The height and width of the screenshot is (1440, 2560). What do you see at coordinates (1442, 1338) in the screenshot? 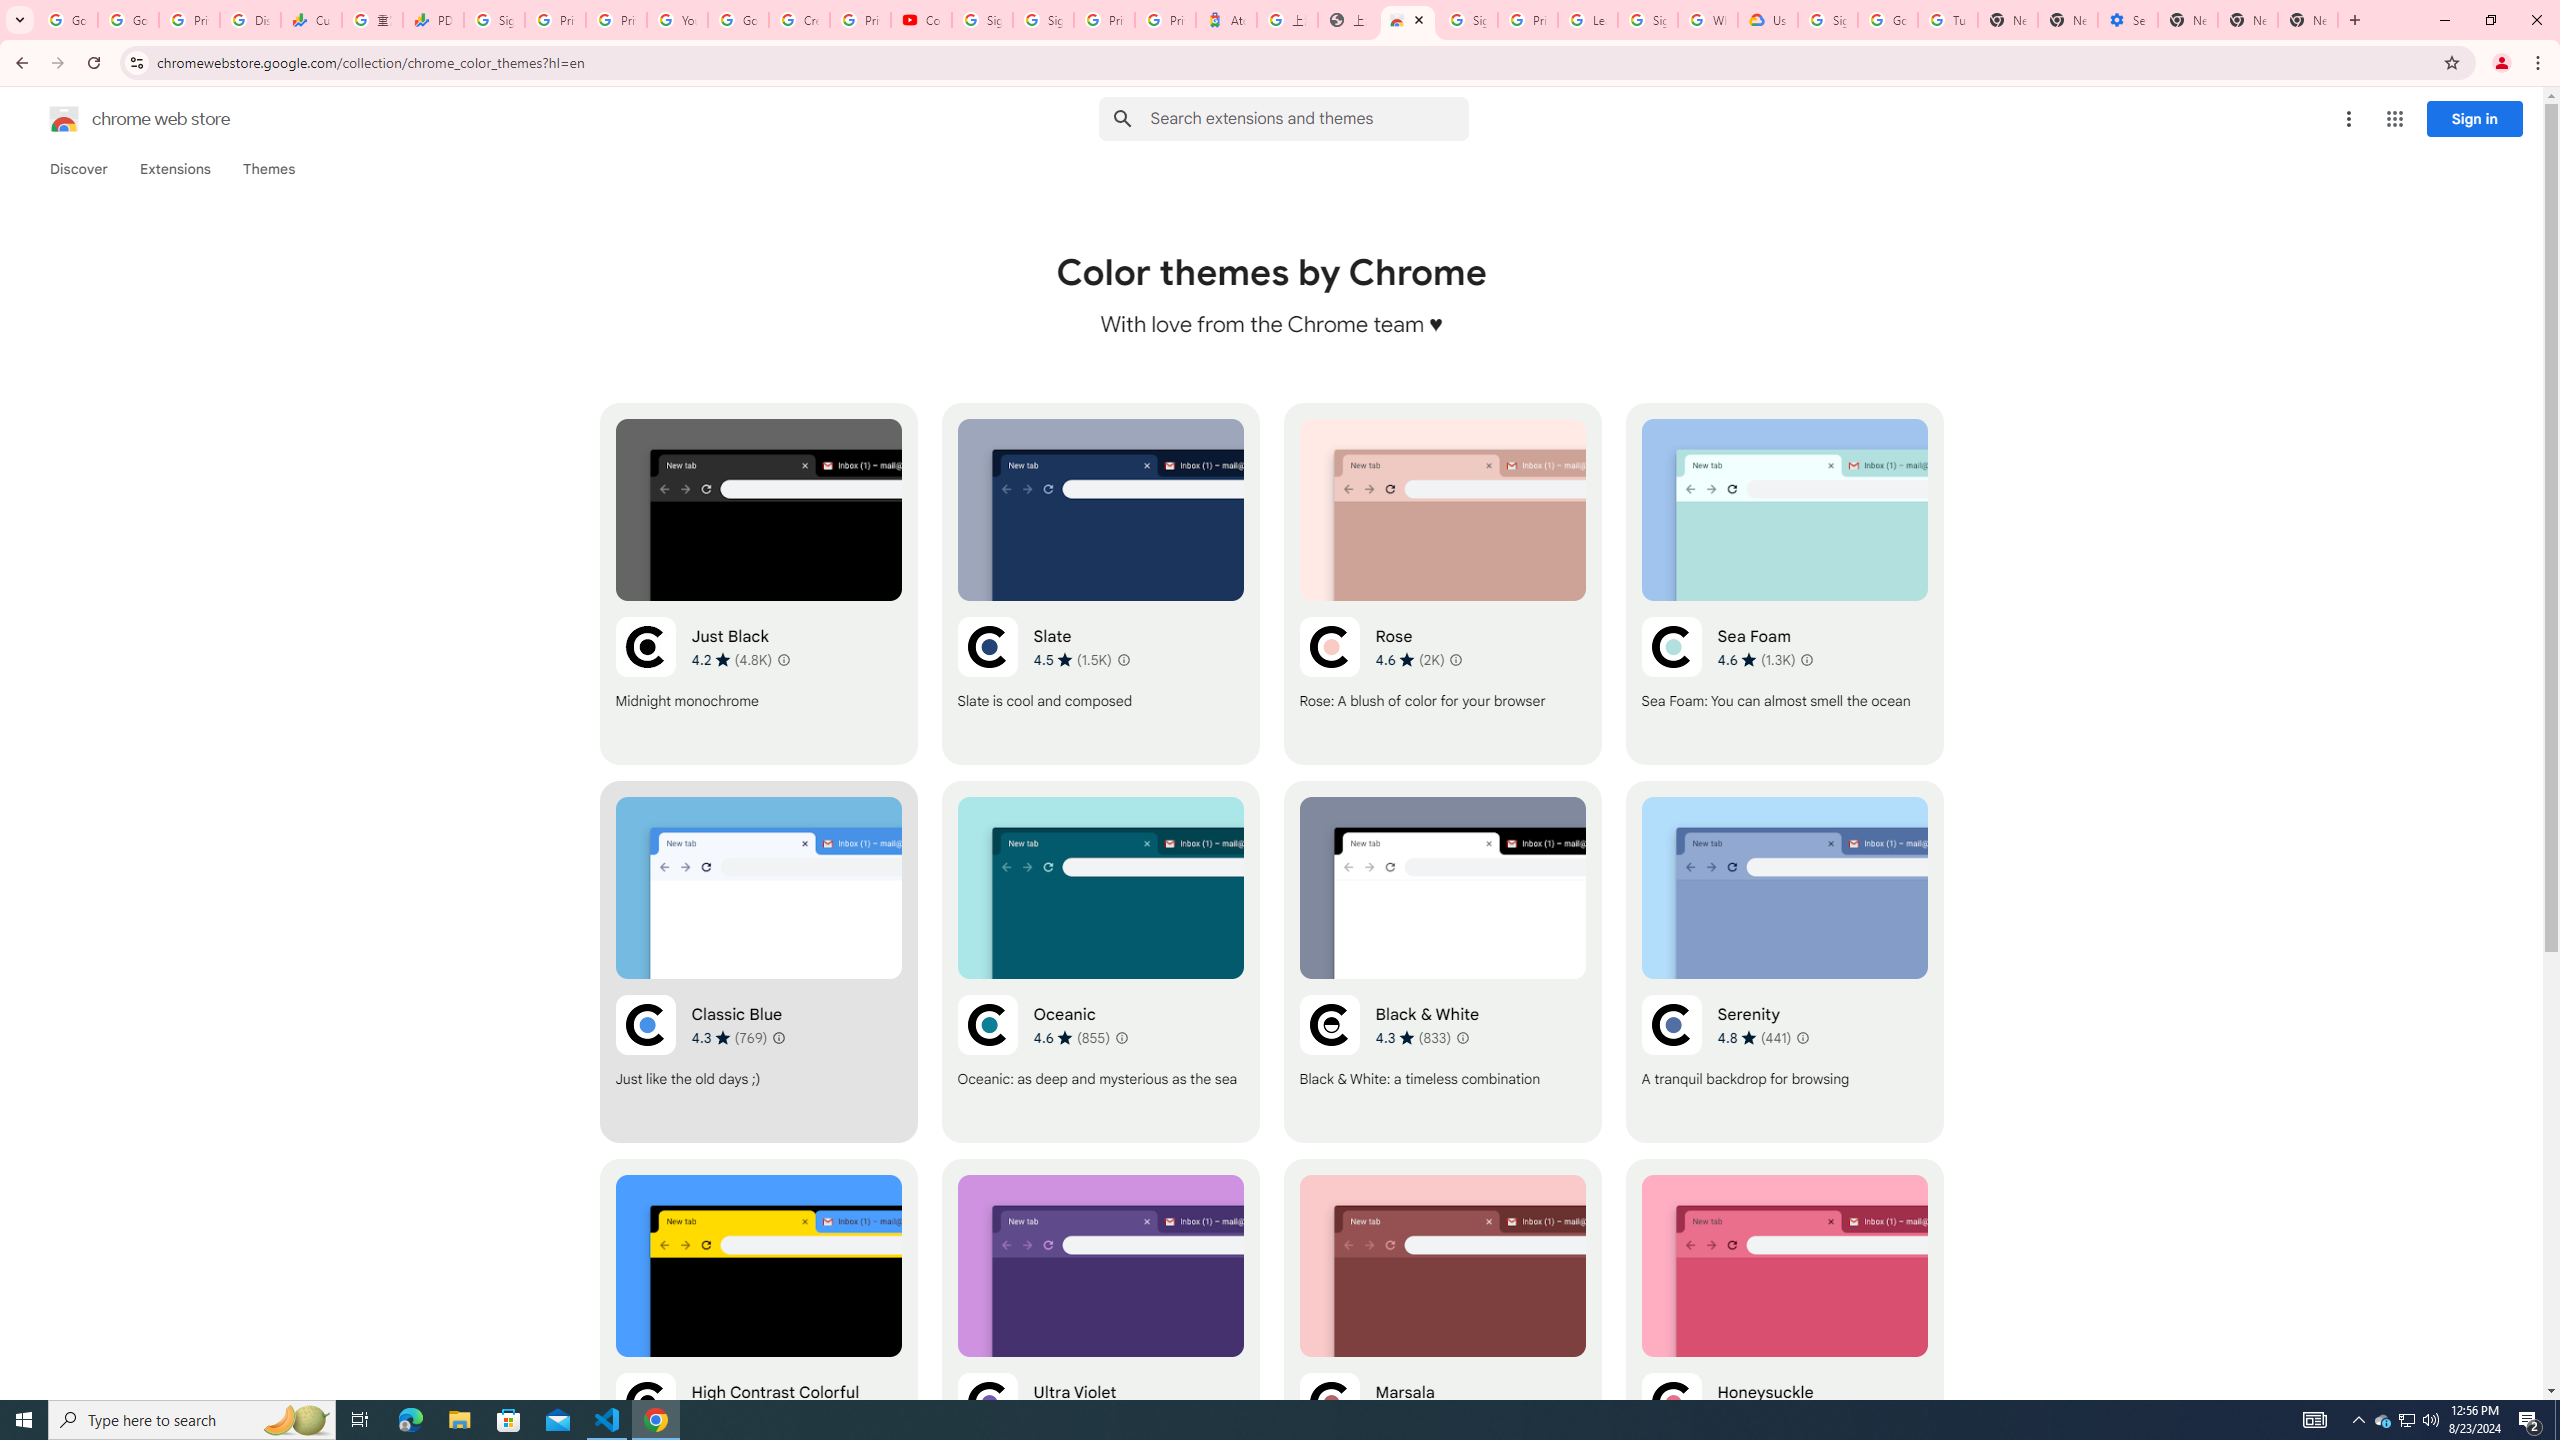
I see `'Marsala'` at bounding box center [1442, 1338].